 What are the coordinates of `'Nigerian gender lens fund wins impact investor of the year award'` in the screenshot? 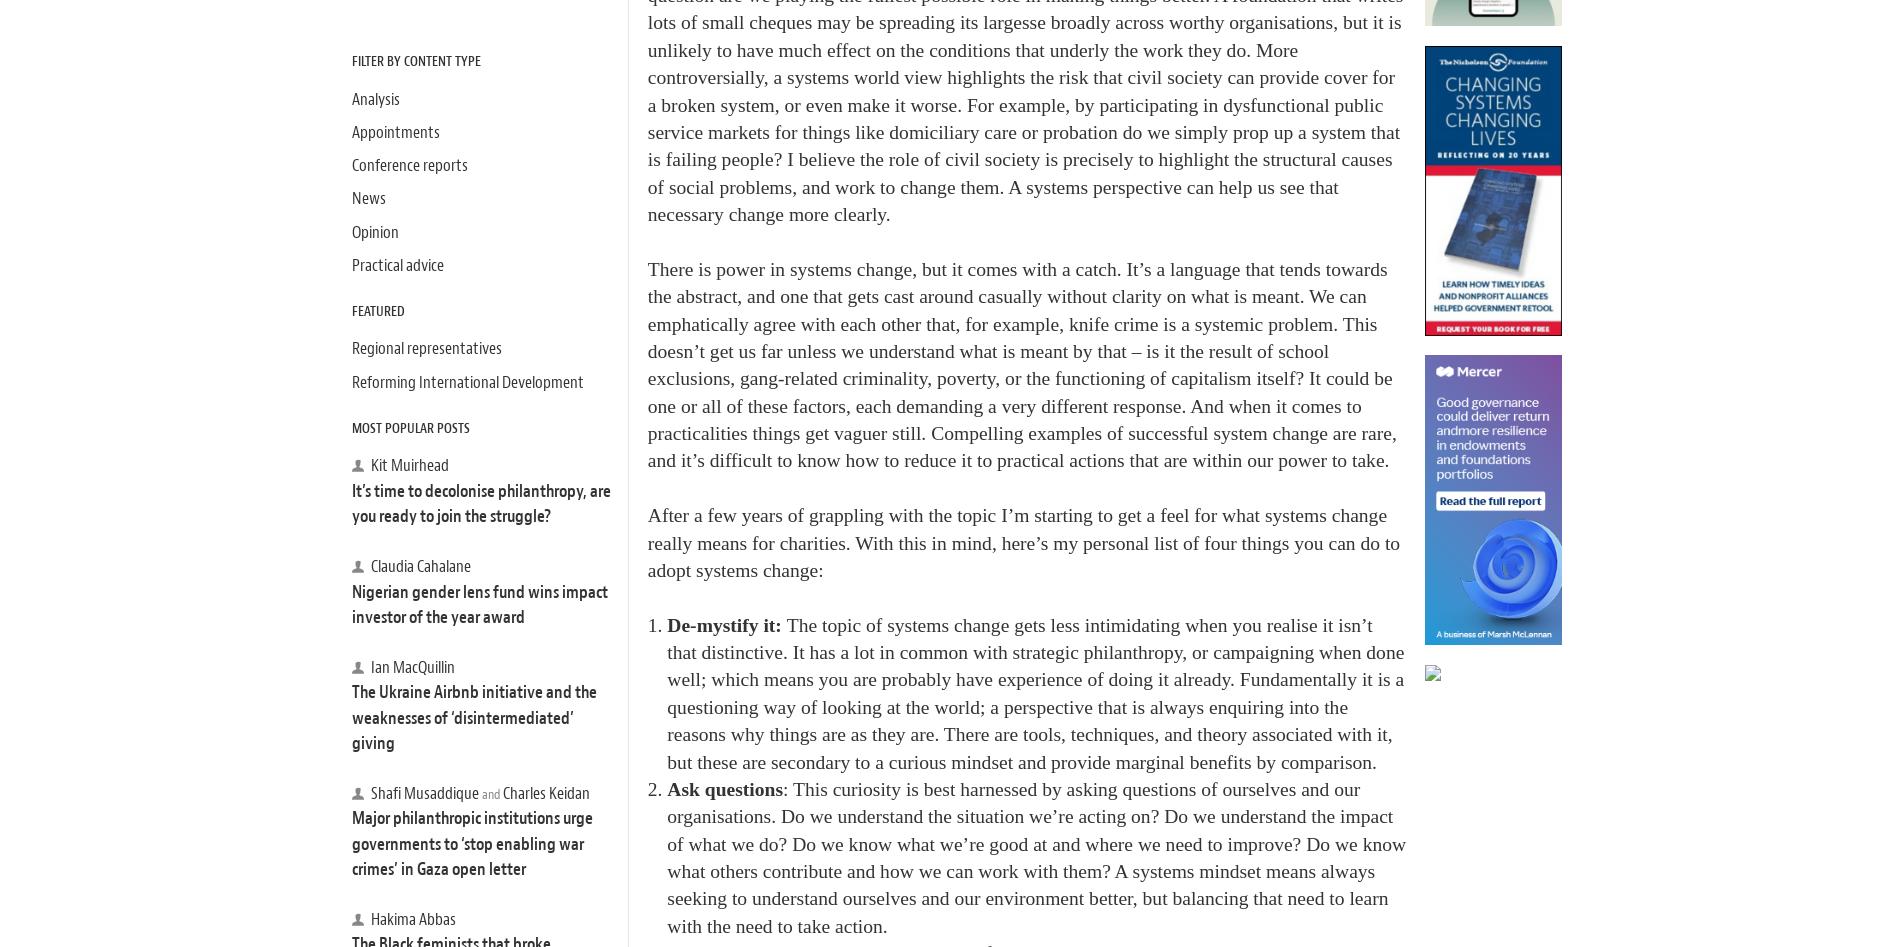 It's located at (479, 603).